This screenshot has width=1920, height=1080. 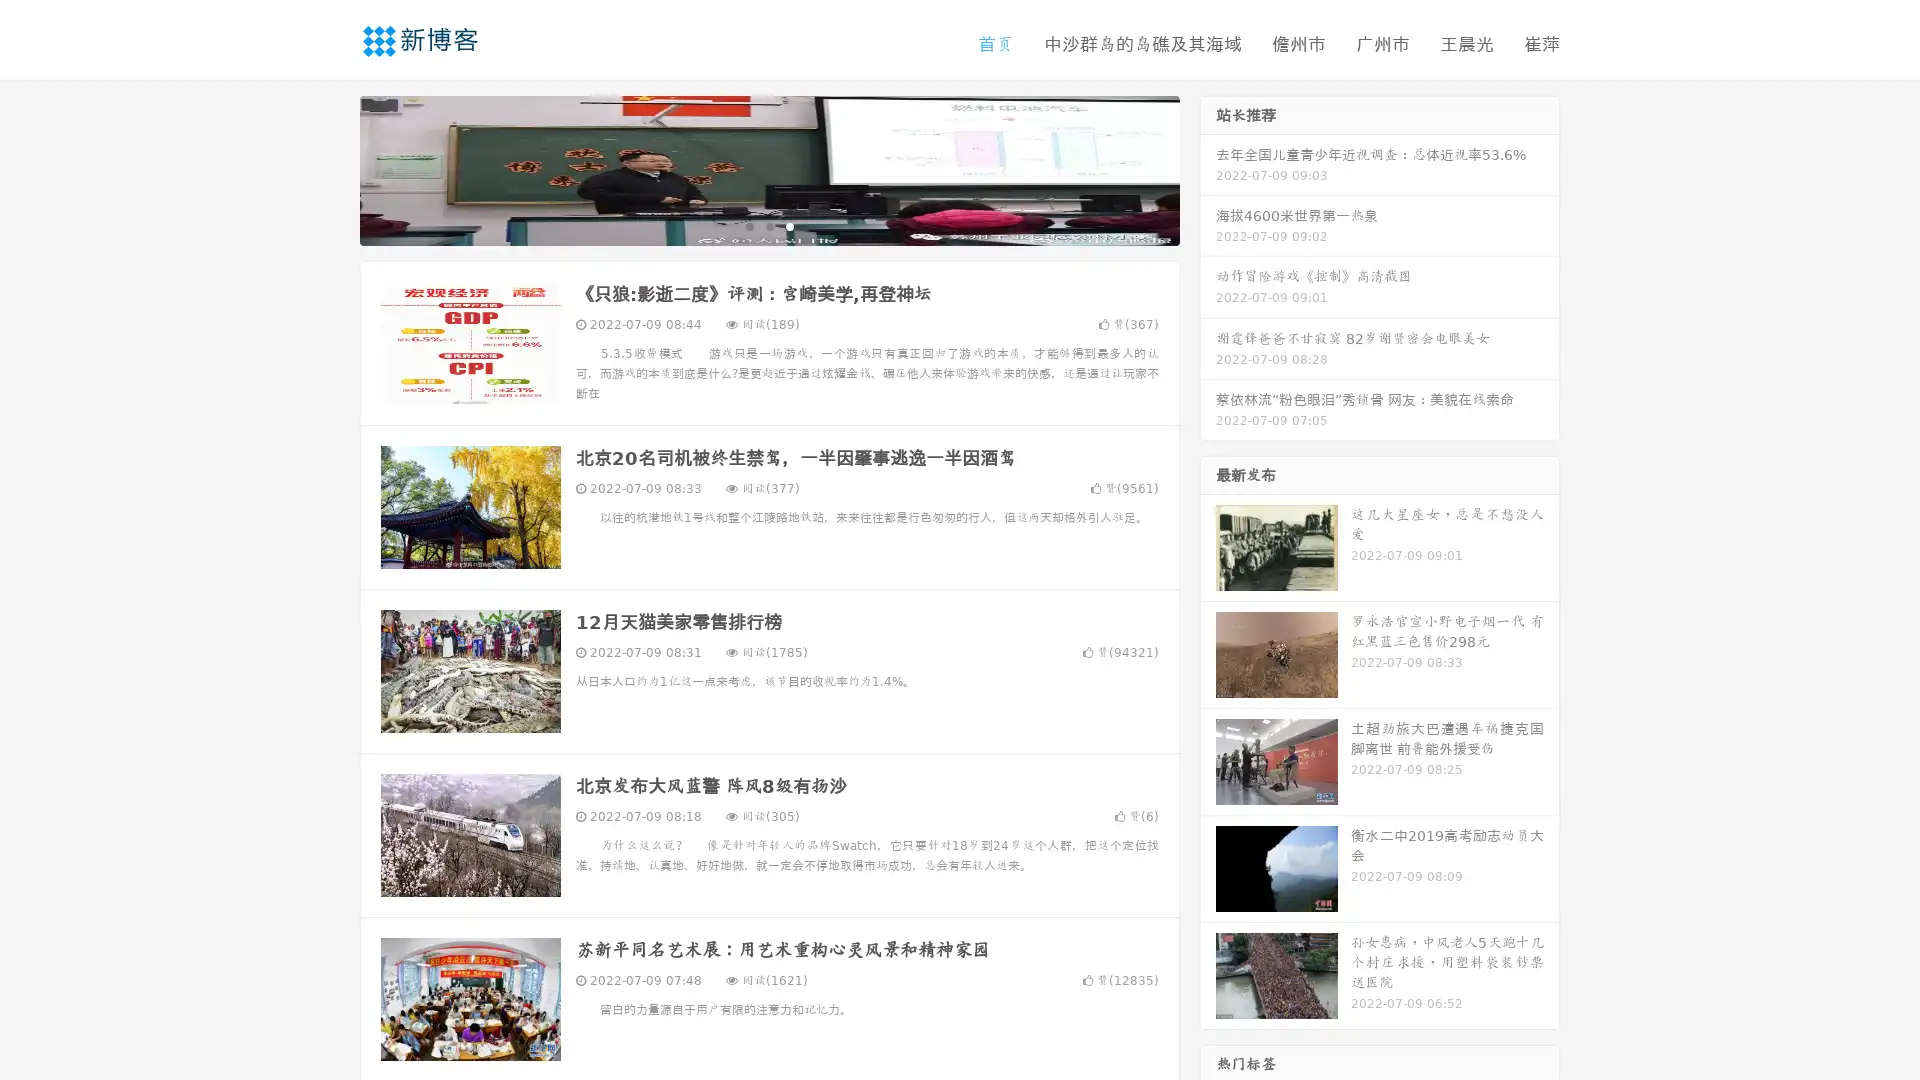 What do you see at coordinates (768, 225) in the screenshot?
I see `Go to slide 2` at bounding box center [768, 225].